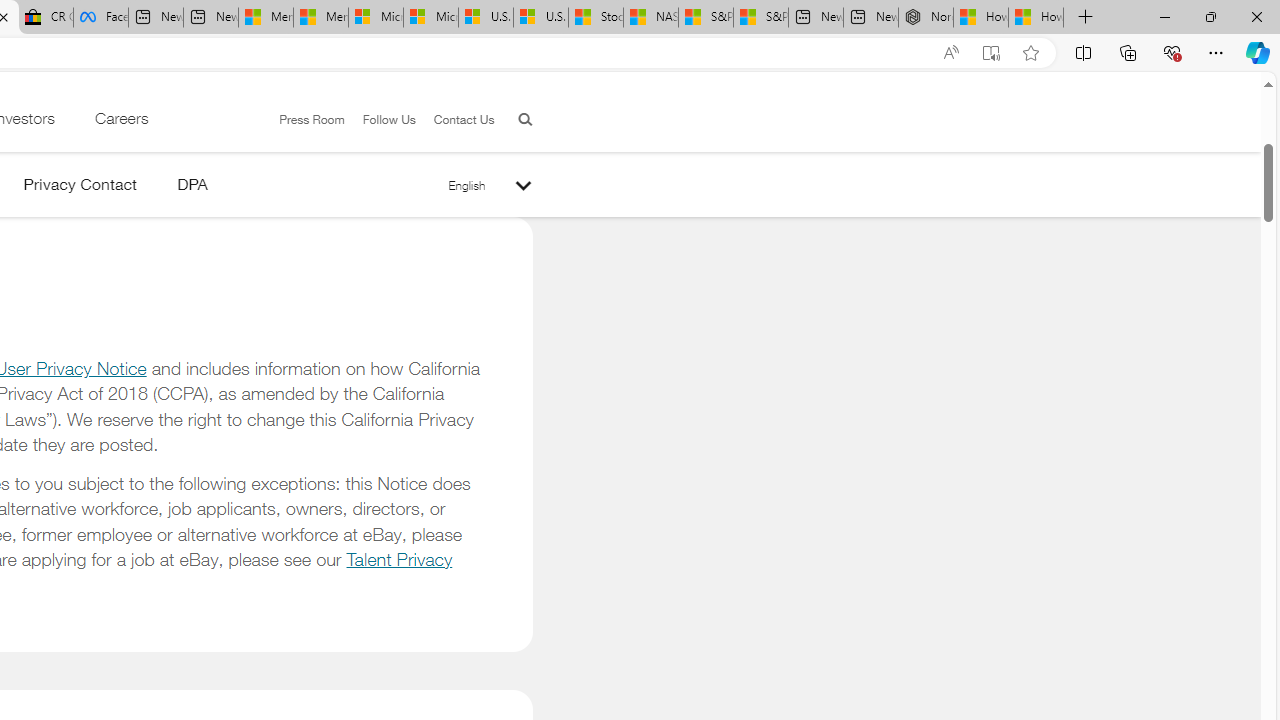 The width and height of the screenshot is (1280, 720). What do you see at coordinates (759, 17) in the screenshot?
I see `'S&P 500, Nasdaq end lower, weighed by Nvidia dip | Watch'` at bounding box center [759, 17].